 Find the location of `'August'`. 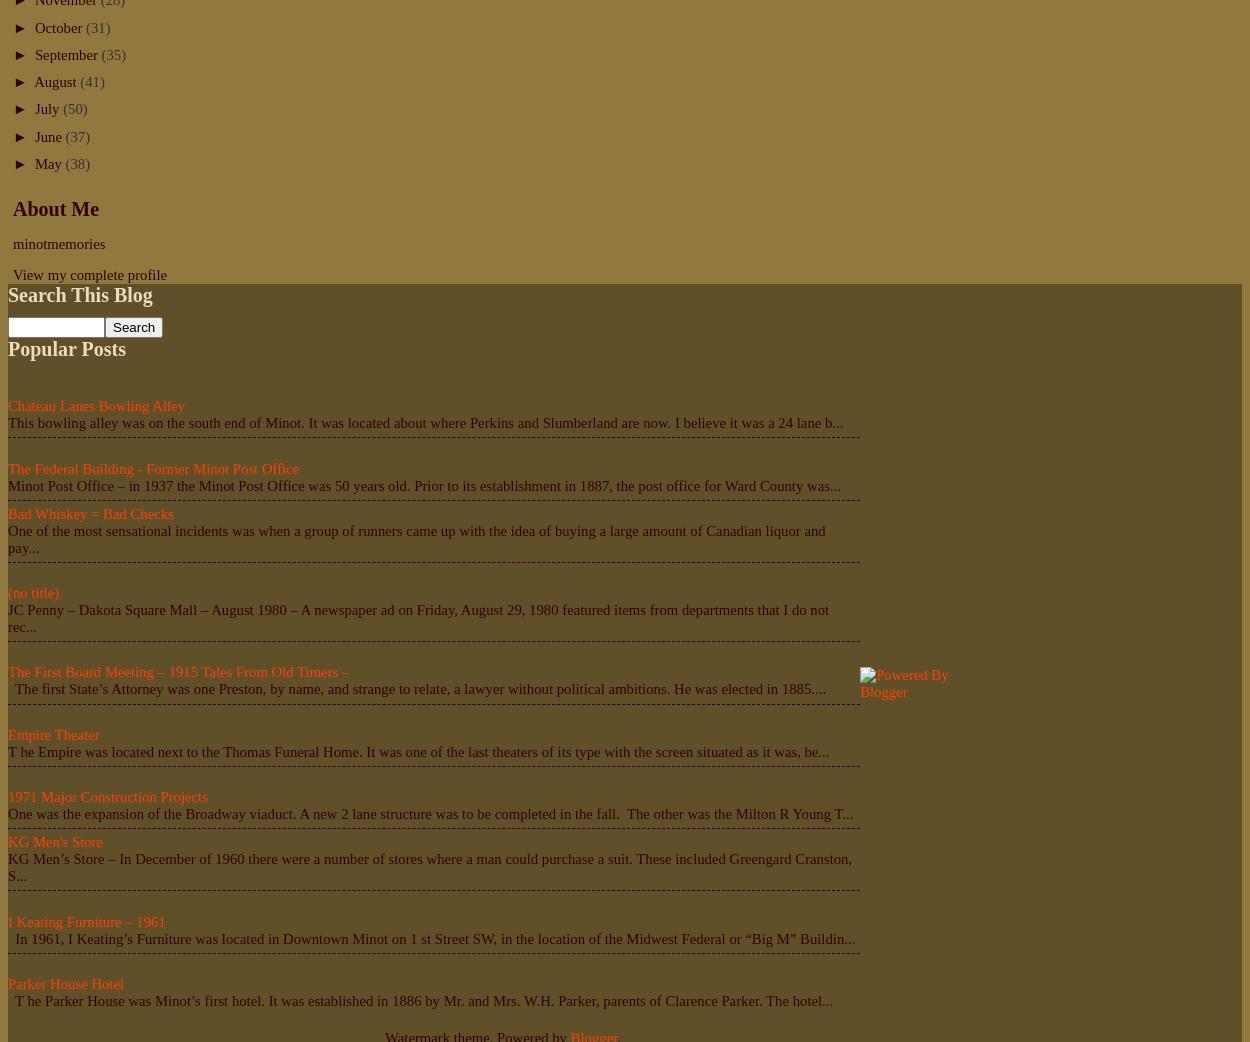

'August' is located at coordinates (34, 81).